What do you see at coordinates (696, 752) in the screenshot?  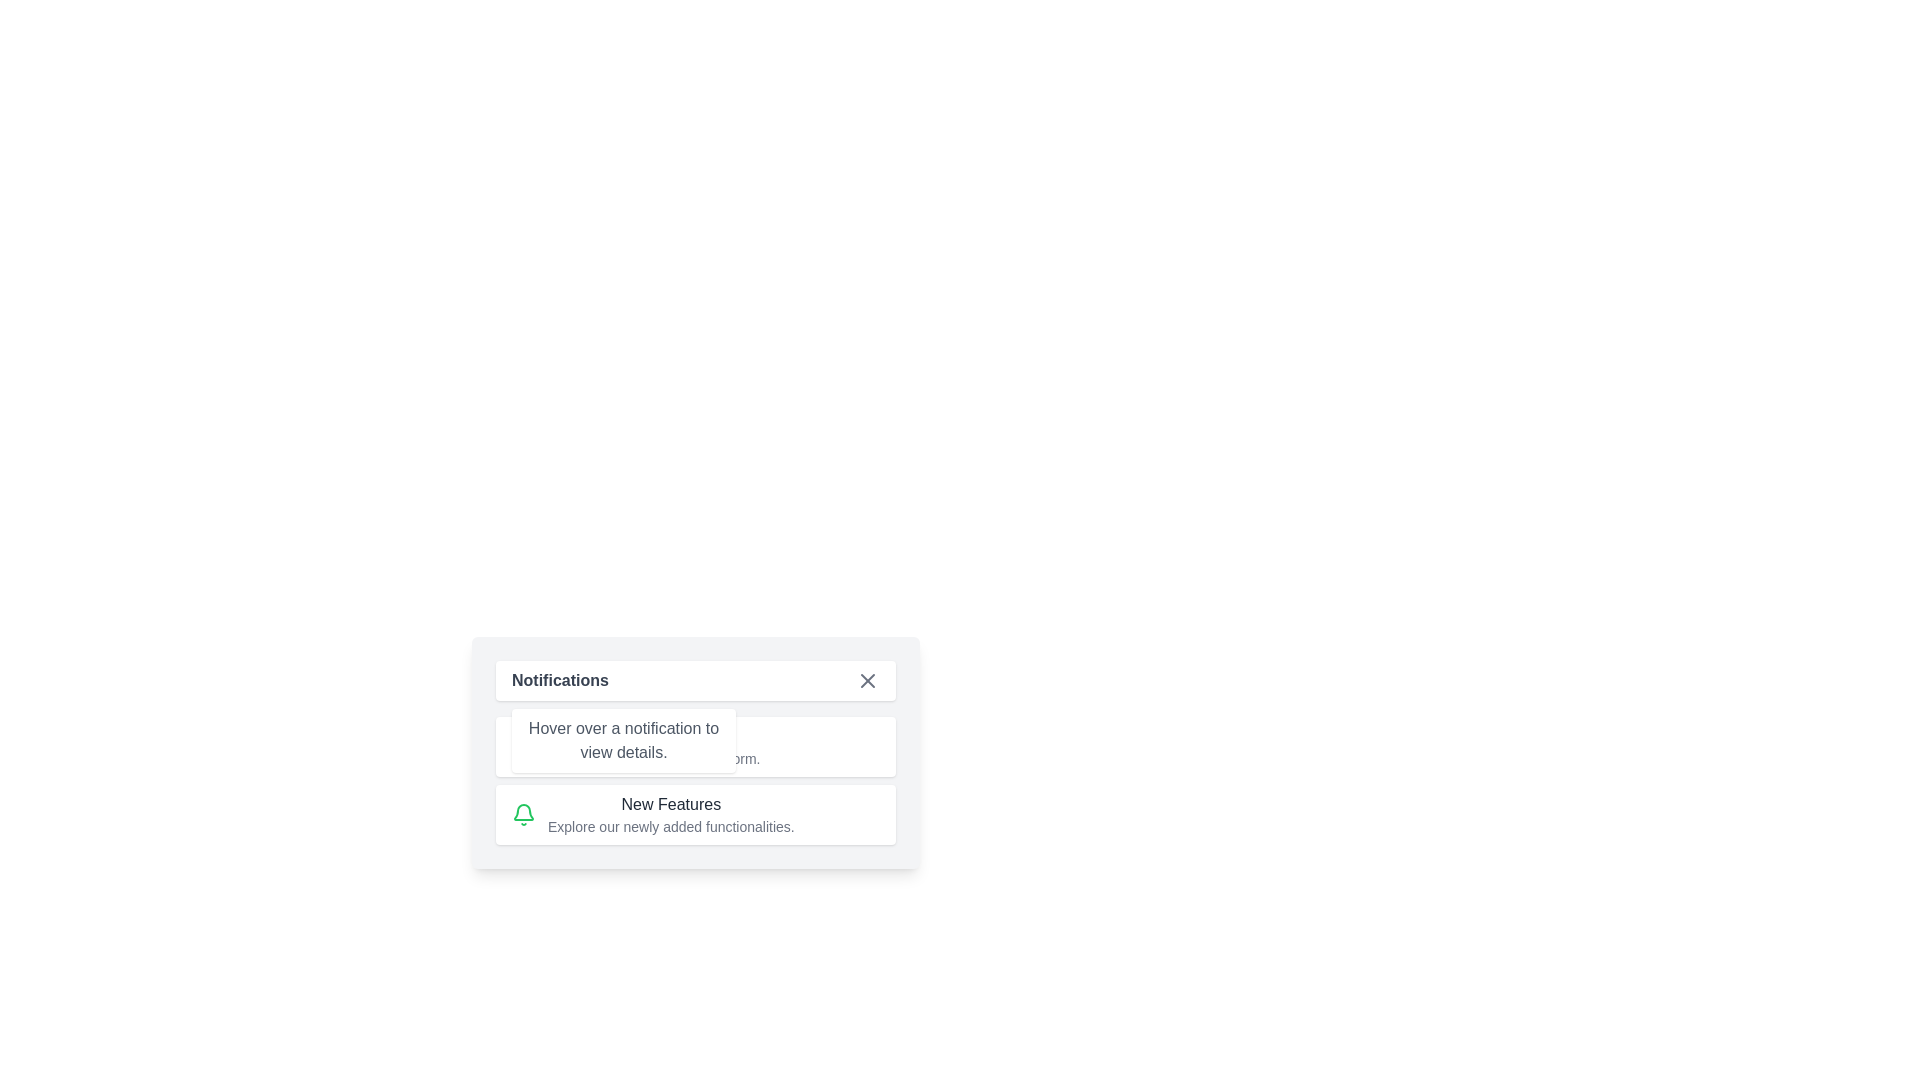 I see `the informational panel titled 'Notifications' which has a light gray background and rounded corners` at bounding box center [696, 752].